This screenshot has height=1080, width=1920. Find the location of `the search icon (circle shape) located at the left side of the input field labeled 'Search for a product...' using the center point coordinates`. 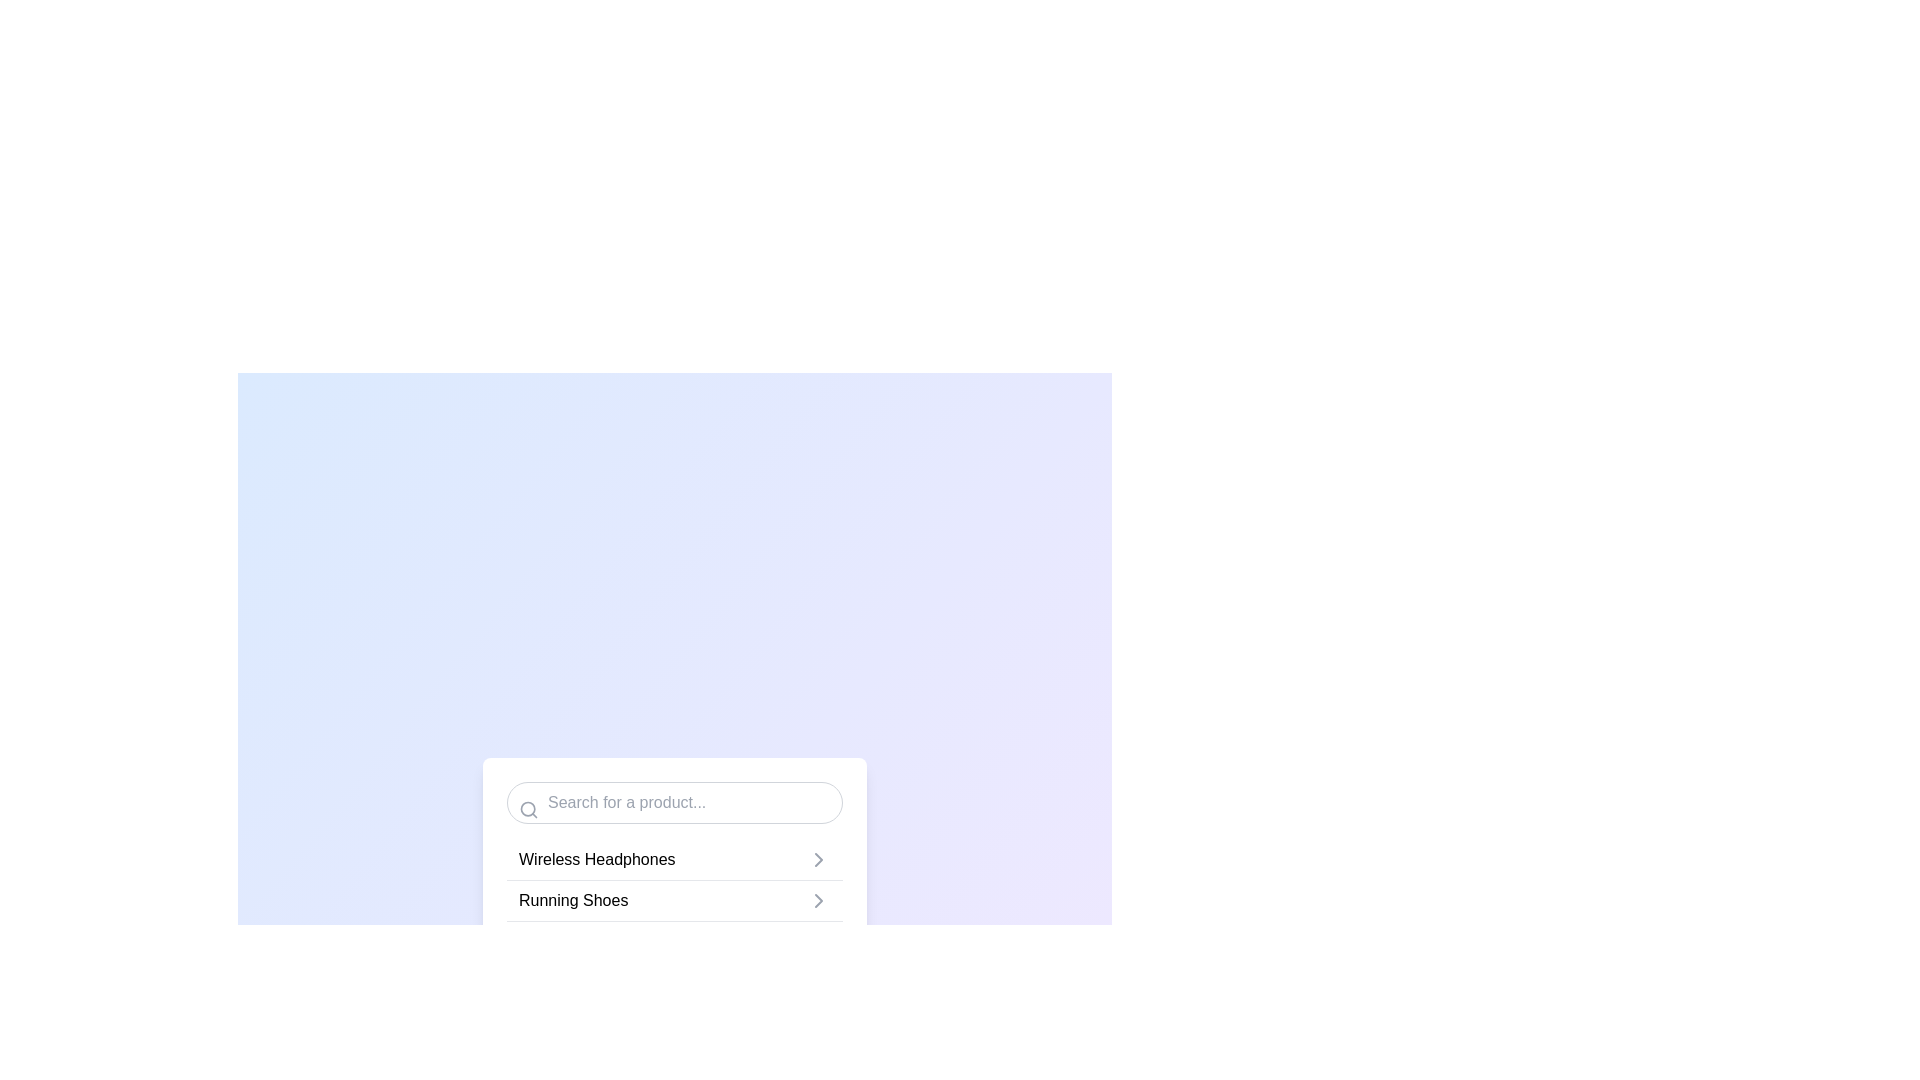

the search icon (circle shape) located at the left side of the input field labeled 'Search for a product...' using the center point coordinates is located at coordinates (528, 808).